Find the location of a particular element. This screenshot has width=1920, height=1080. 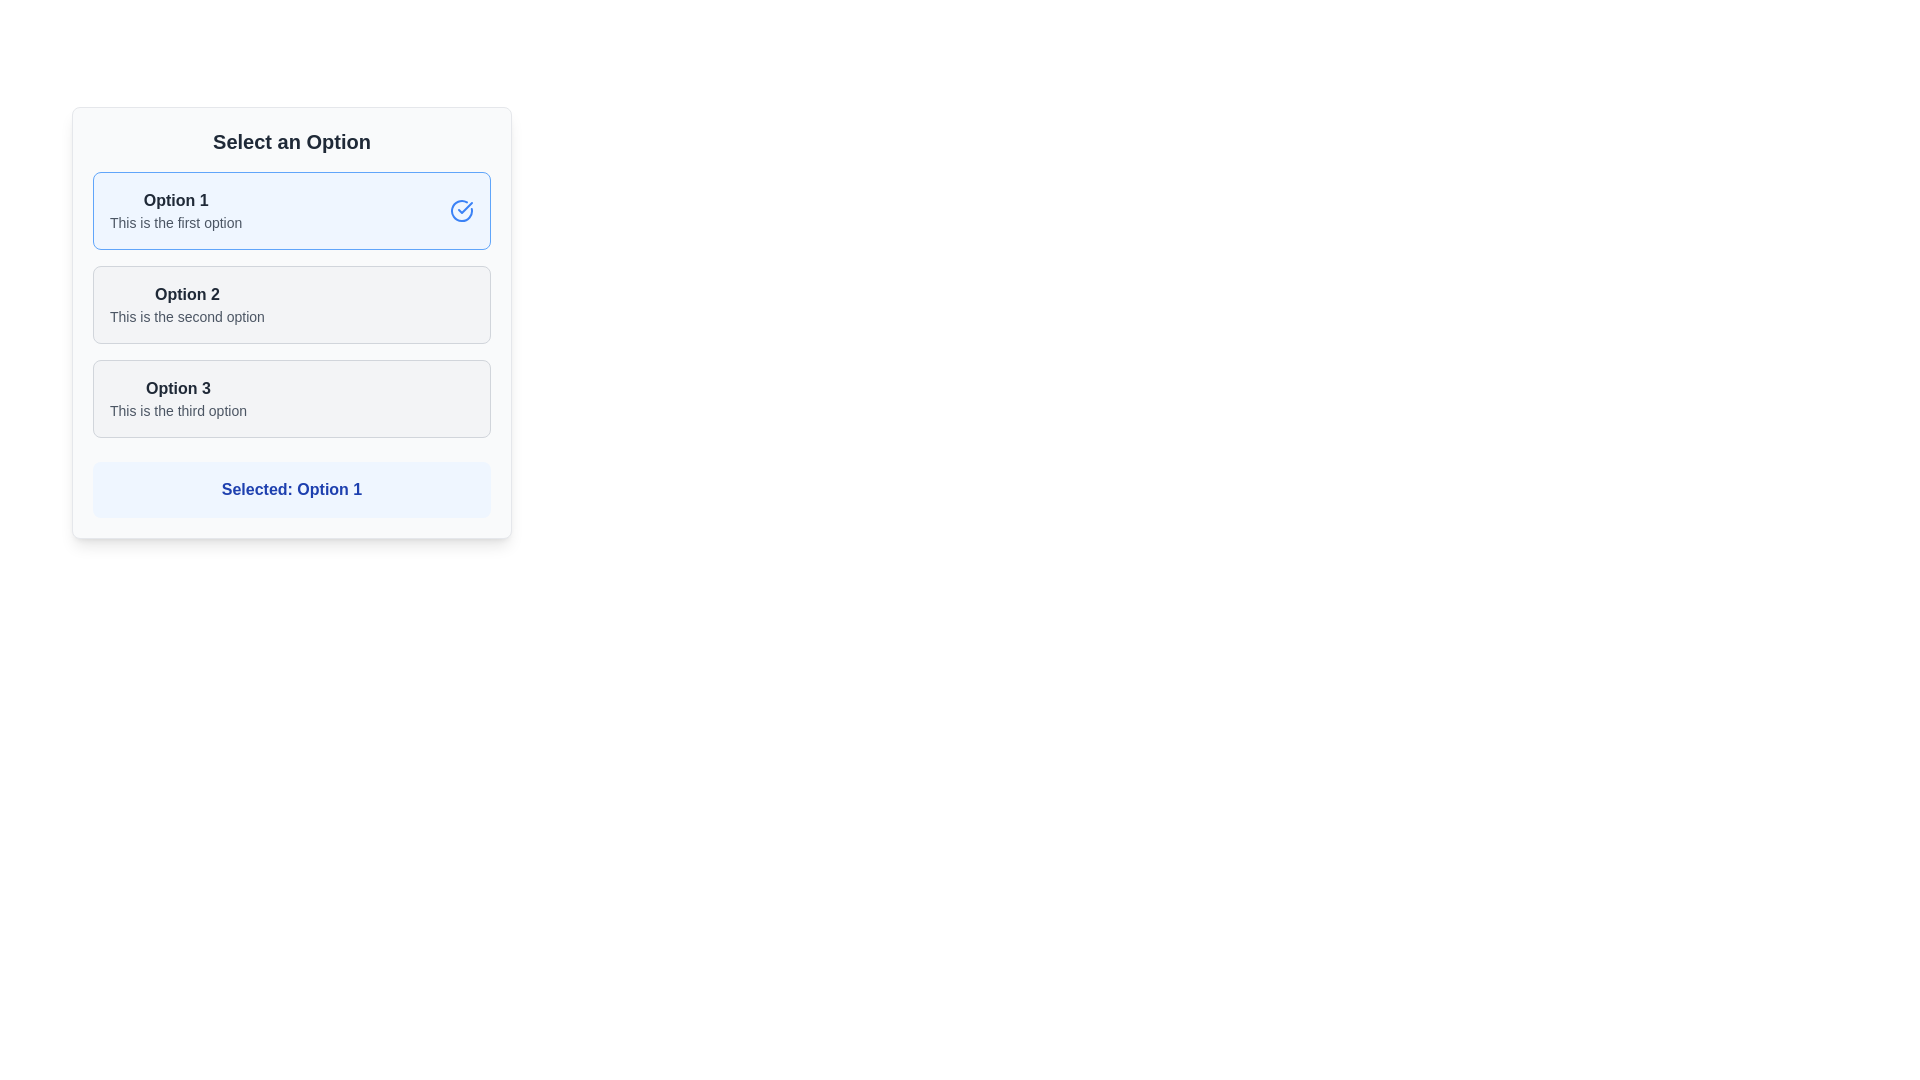

text label that serves as the title for the second selectable option, located at the center of the interface, above a descriptive text that reads 'This is the second option.' is located at coordinates (187, 294).